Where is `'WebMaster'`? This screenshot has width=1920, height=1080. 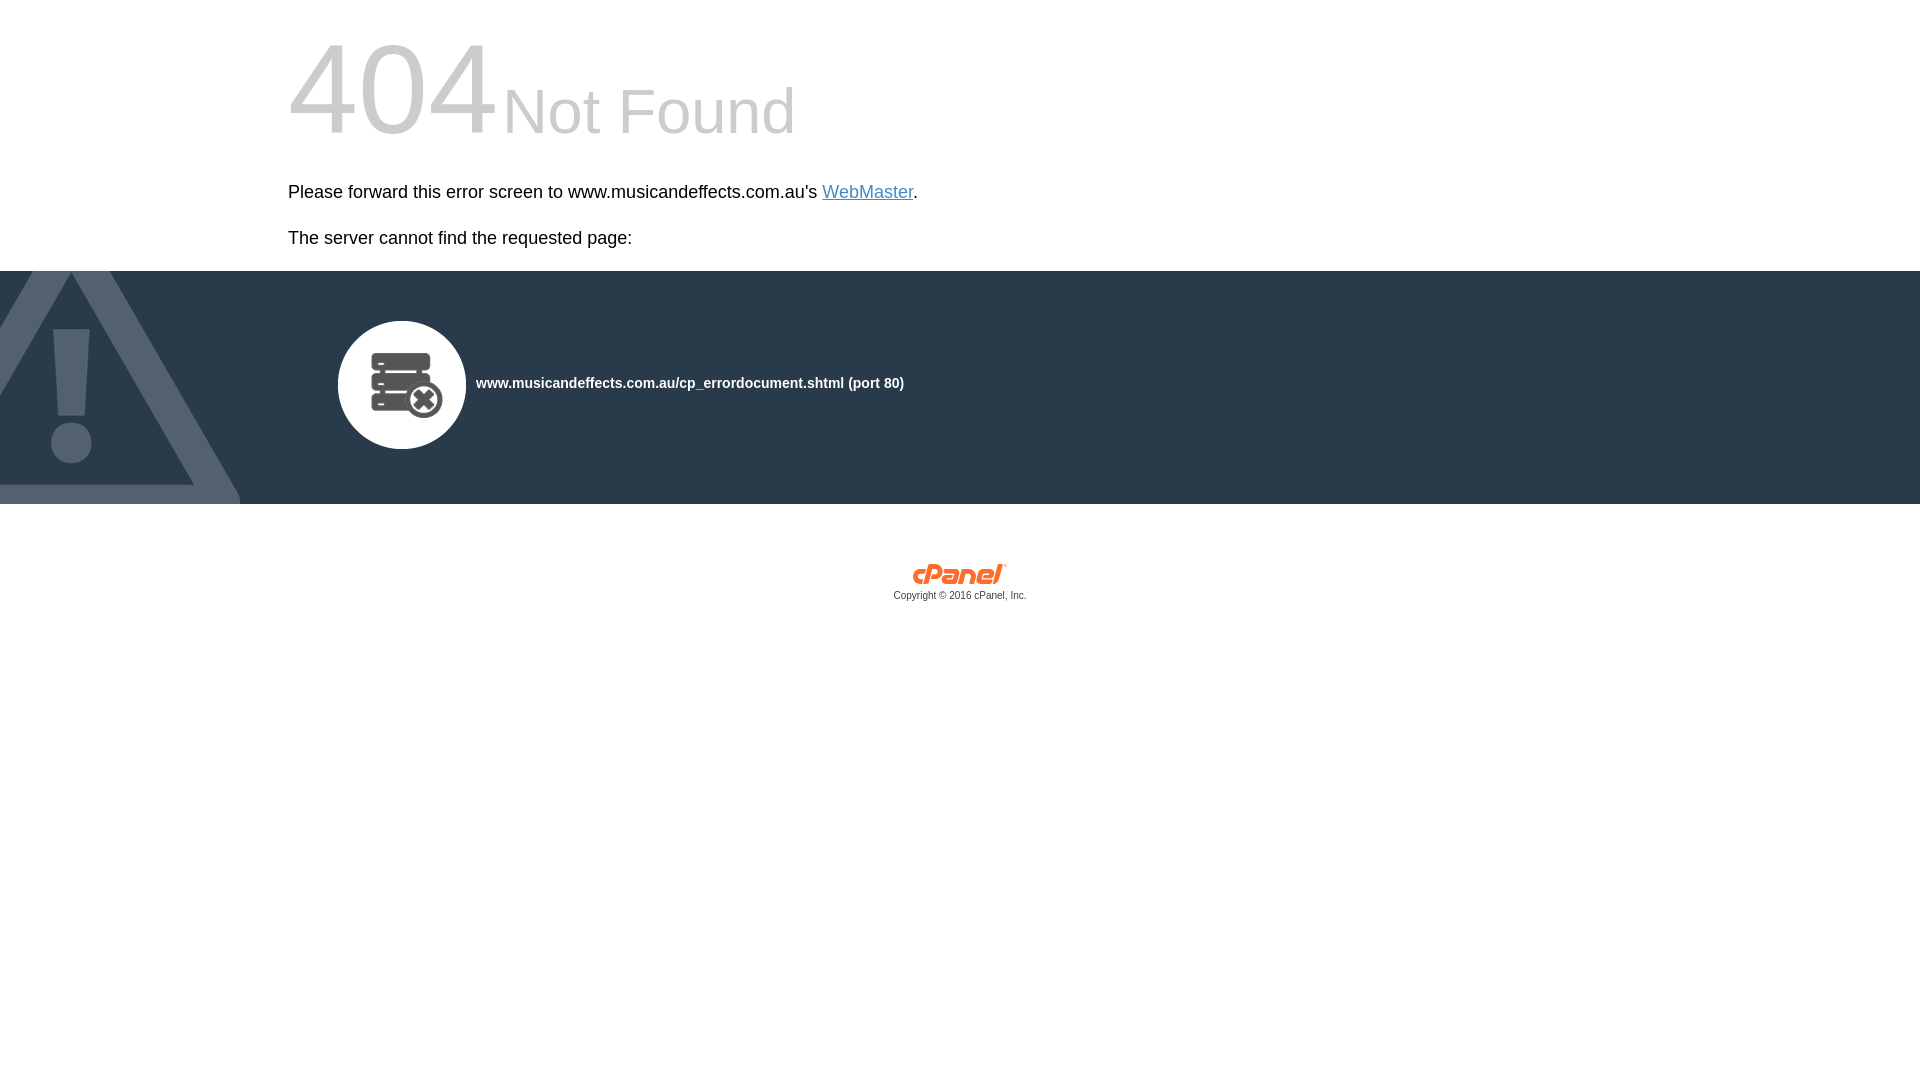
'WebMaster' is located at coordinates (867, 192).